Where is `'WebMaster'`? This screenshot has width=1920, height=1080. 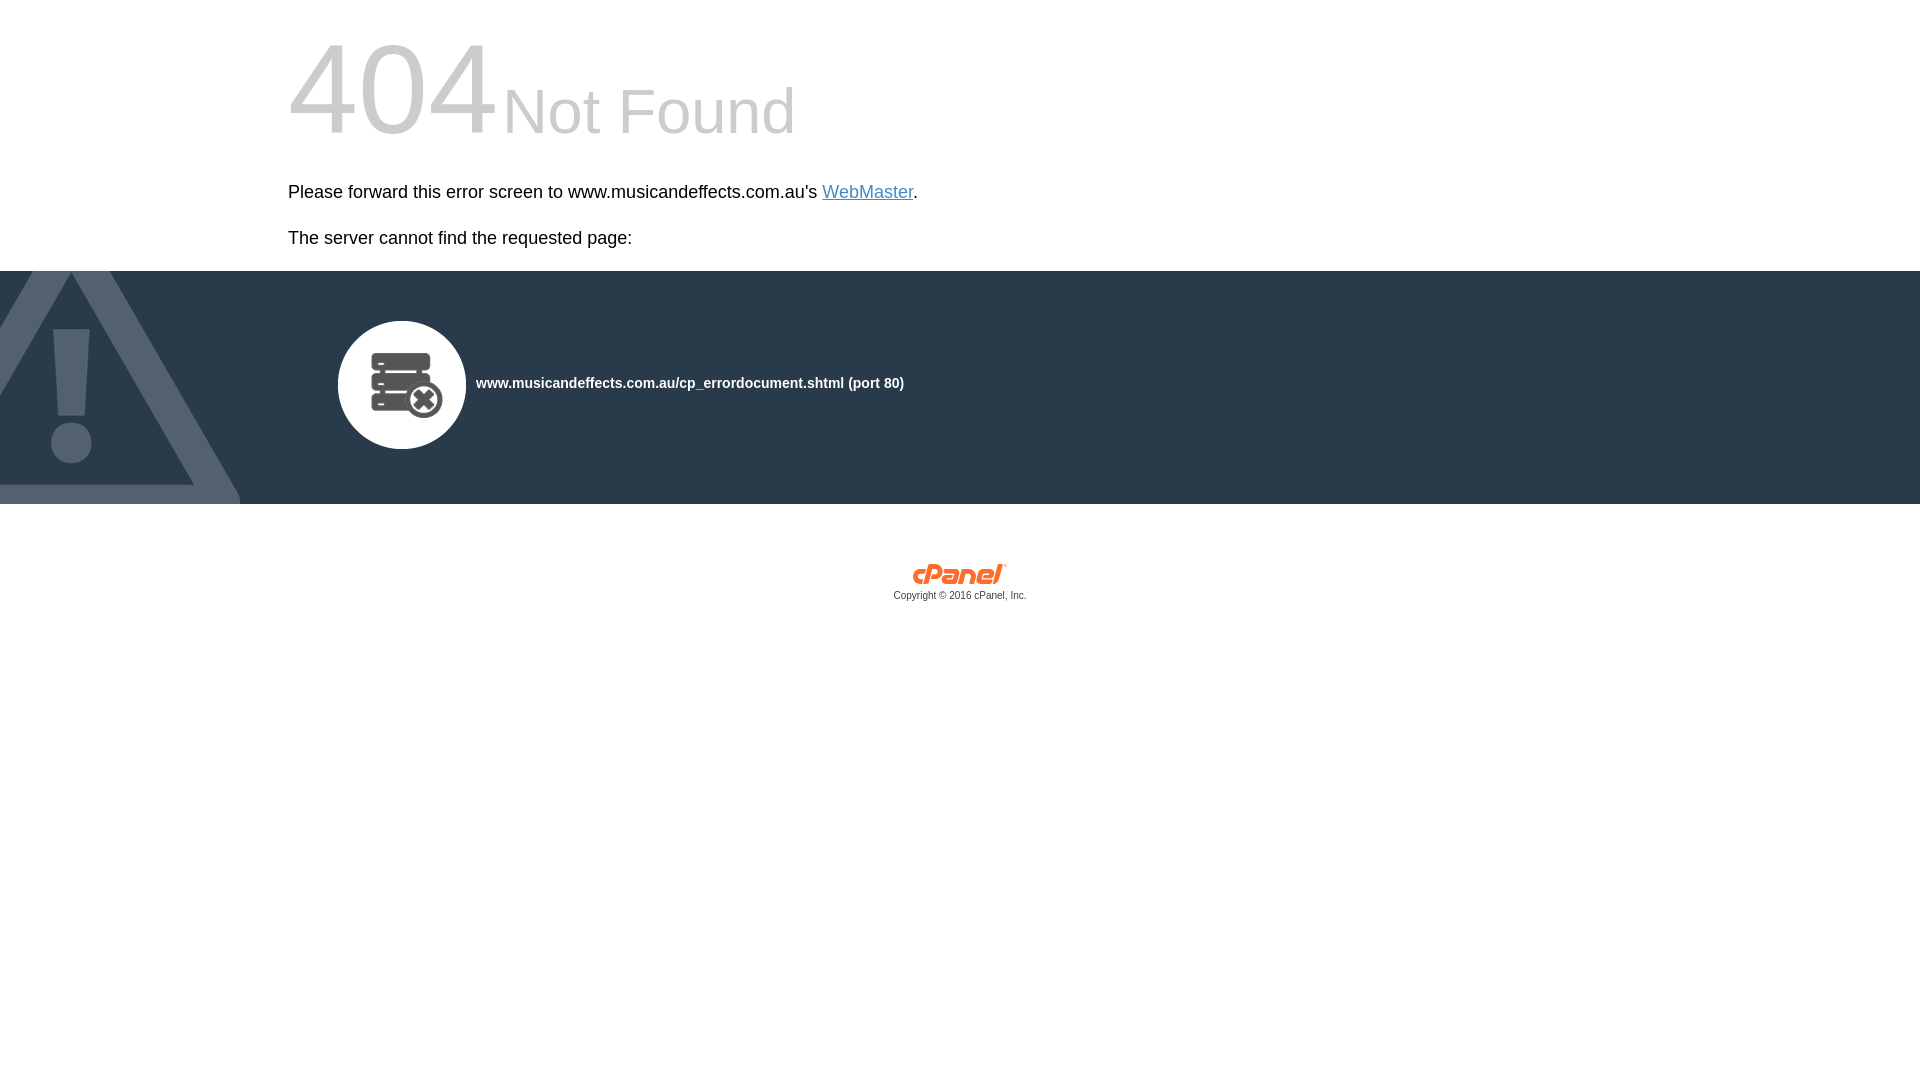
'WebMaster' is located at coordinates (867, 192).